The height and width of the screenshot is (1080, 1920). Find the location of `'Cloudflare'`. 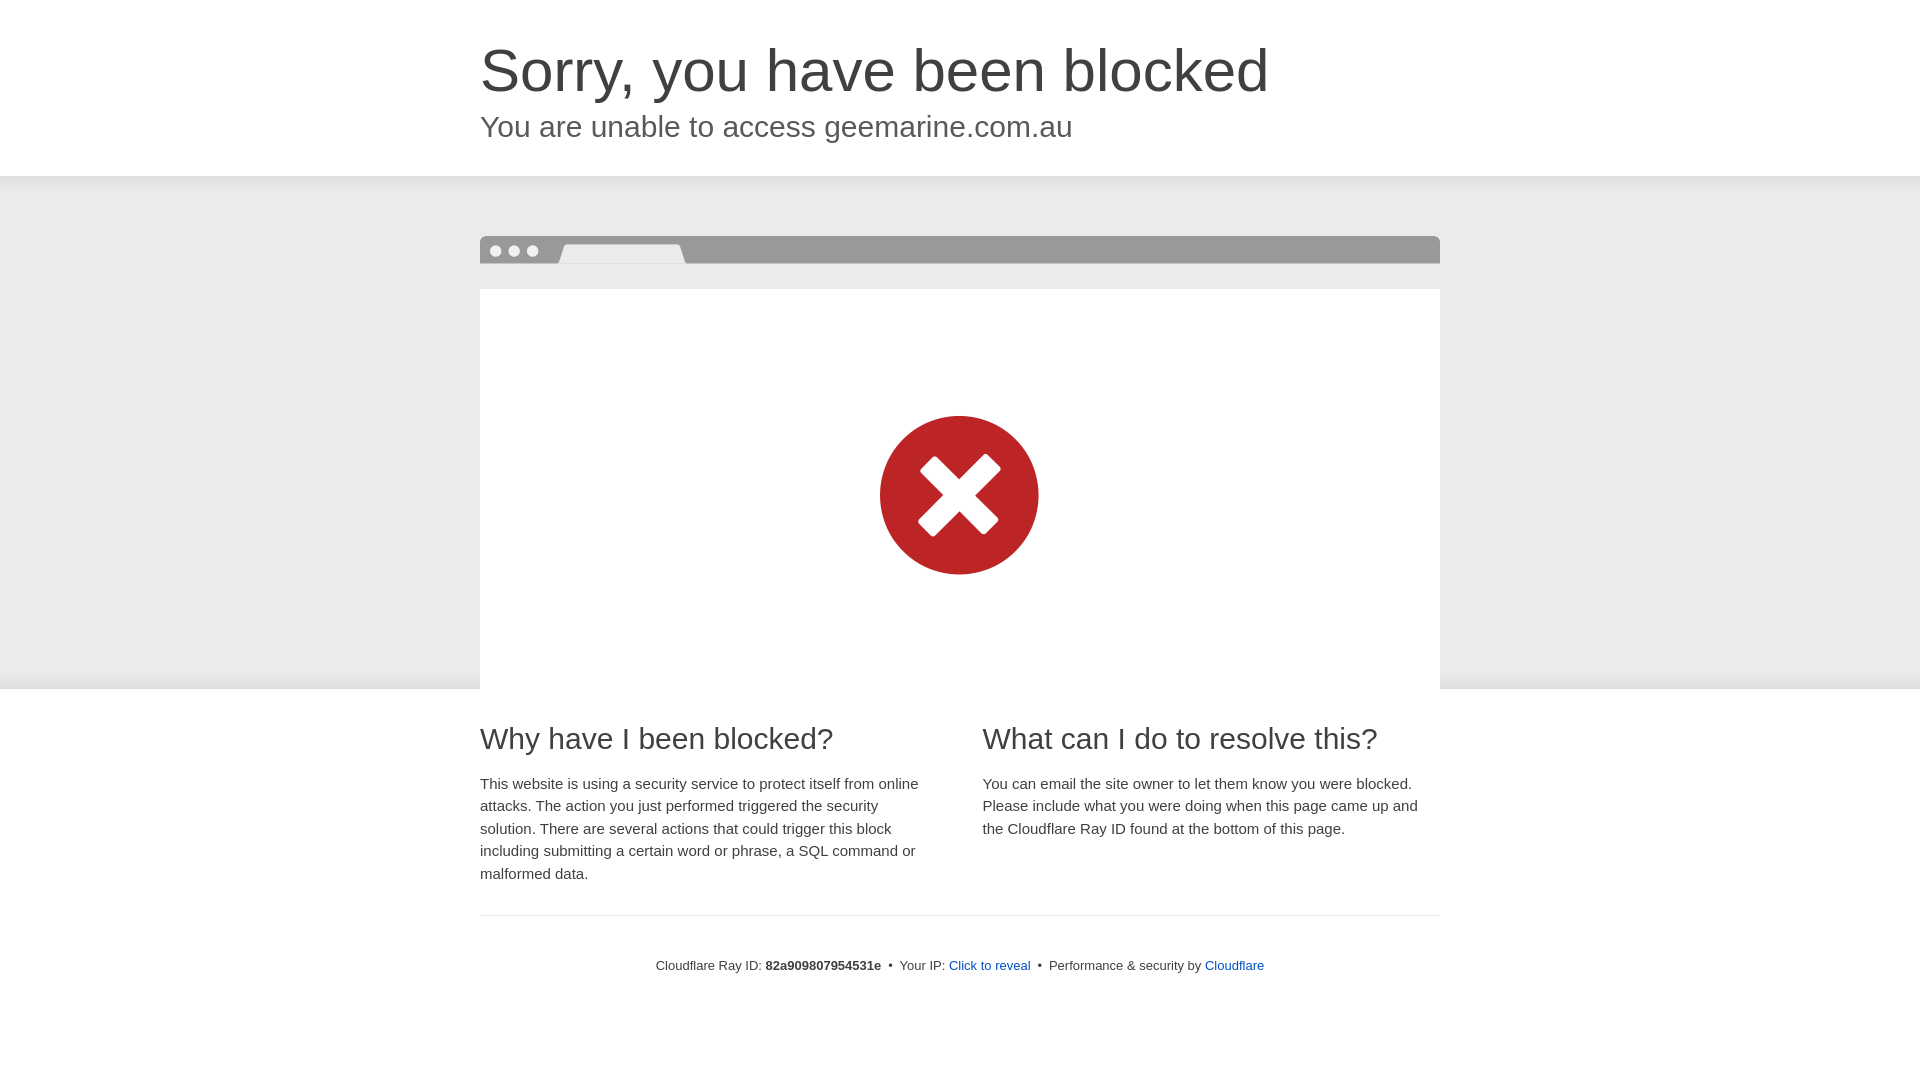

'Cloudflare' is located at coordinates (1233, 964).